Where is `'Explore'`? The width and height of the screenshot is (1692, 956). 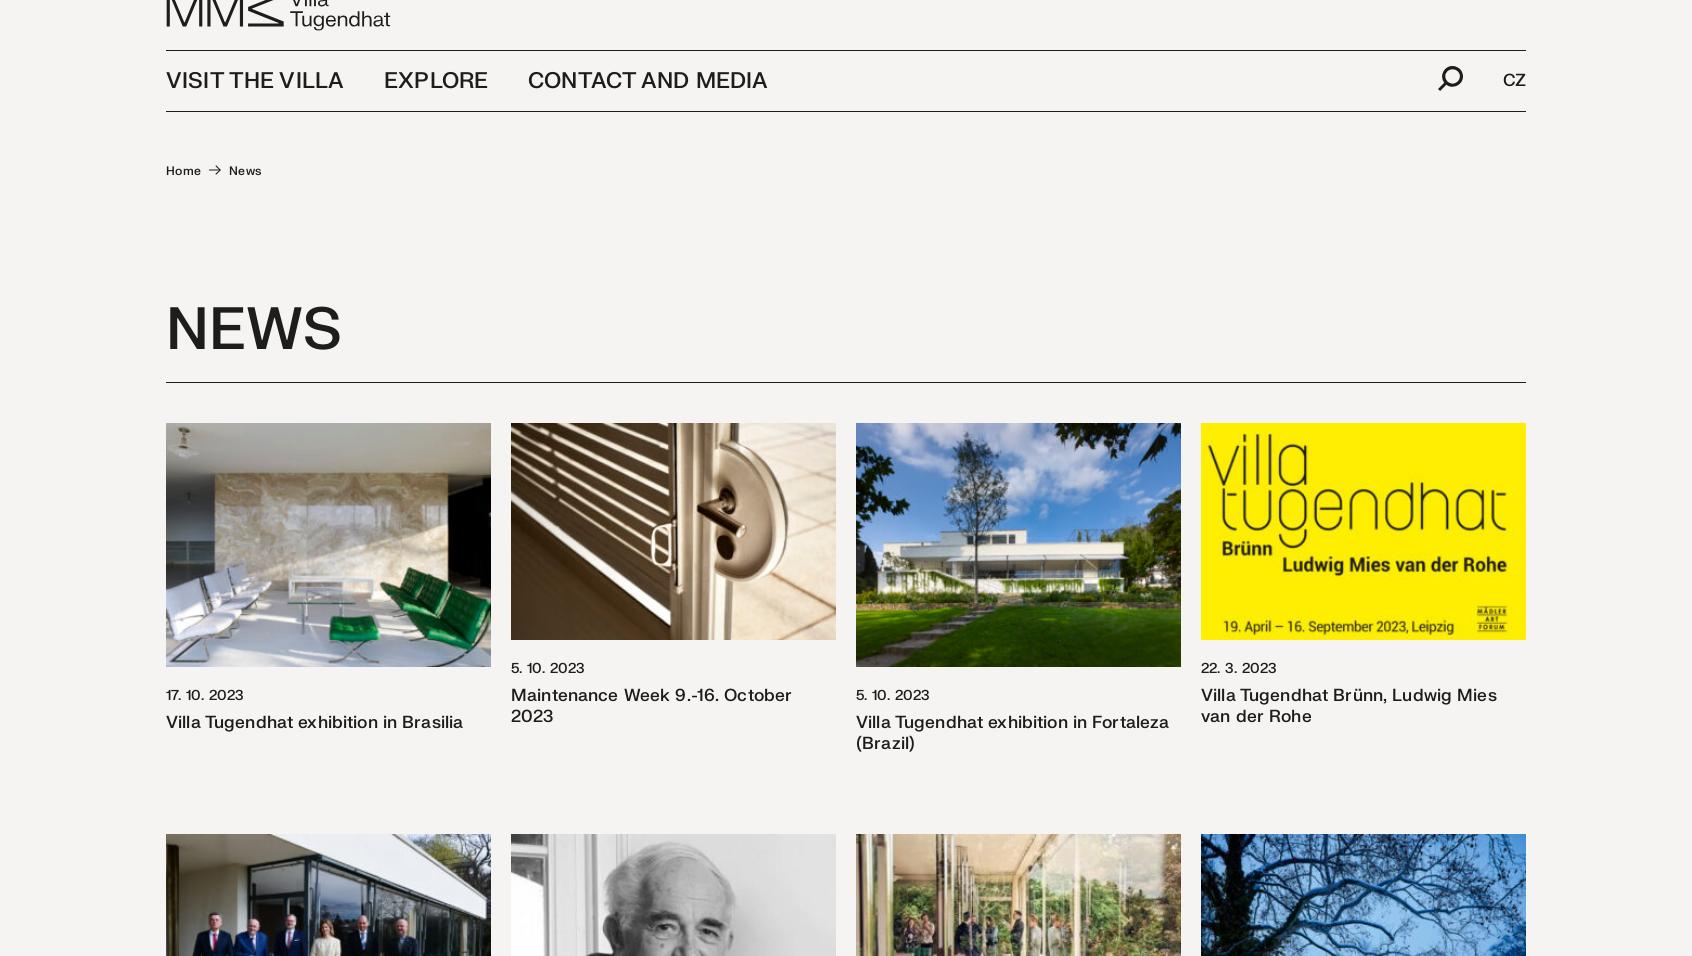 'Explore' is located at coordinates (435, 111).